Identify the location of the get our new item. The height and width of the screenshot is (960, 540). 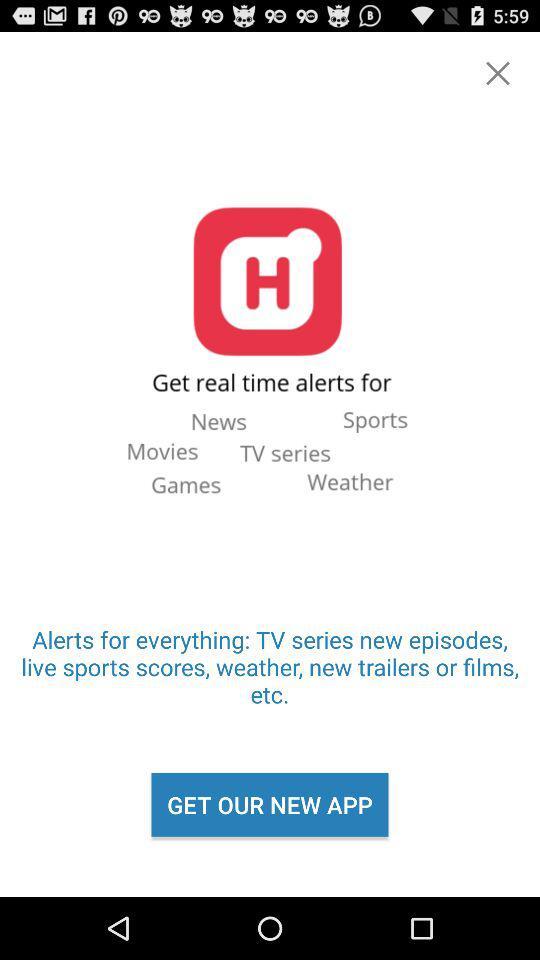
(270, 804).